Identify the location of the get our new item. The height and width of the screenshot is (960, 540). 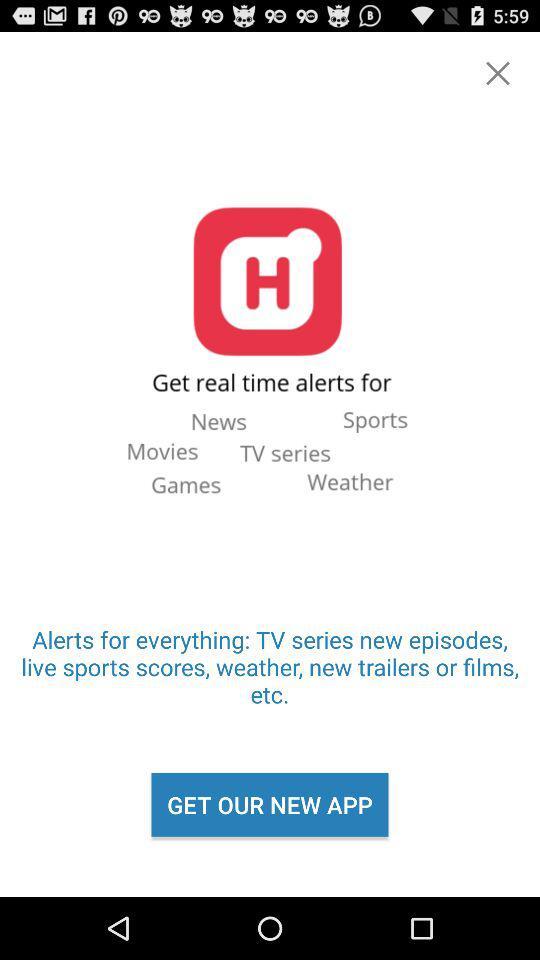
(270, 804).